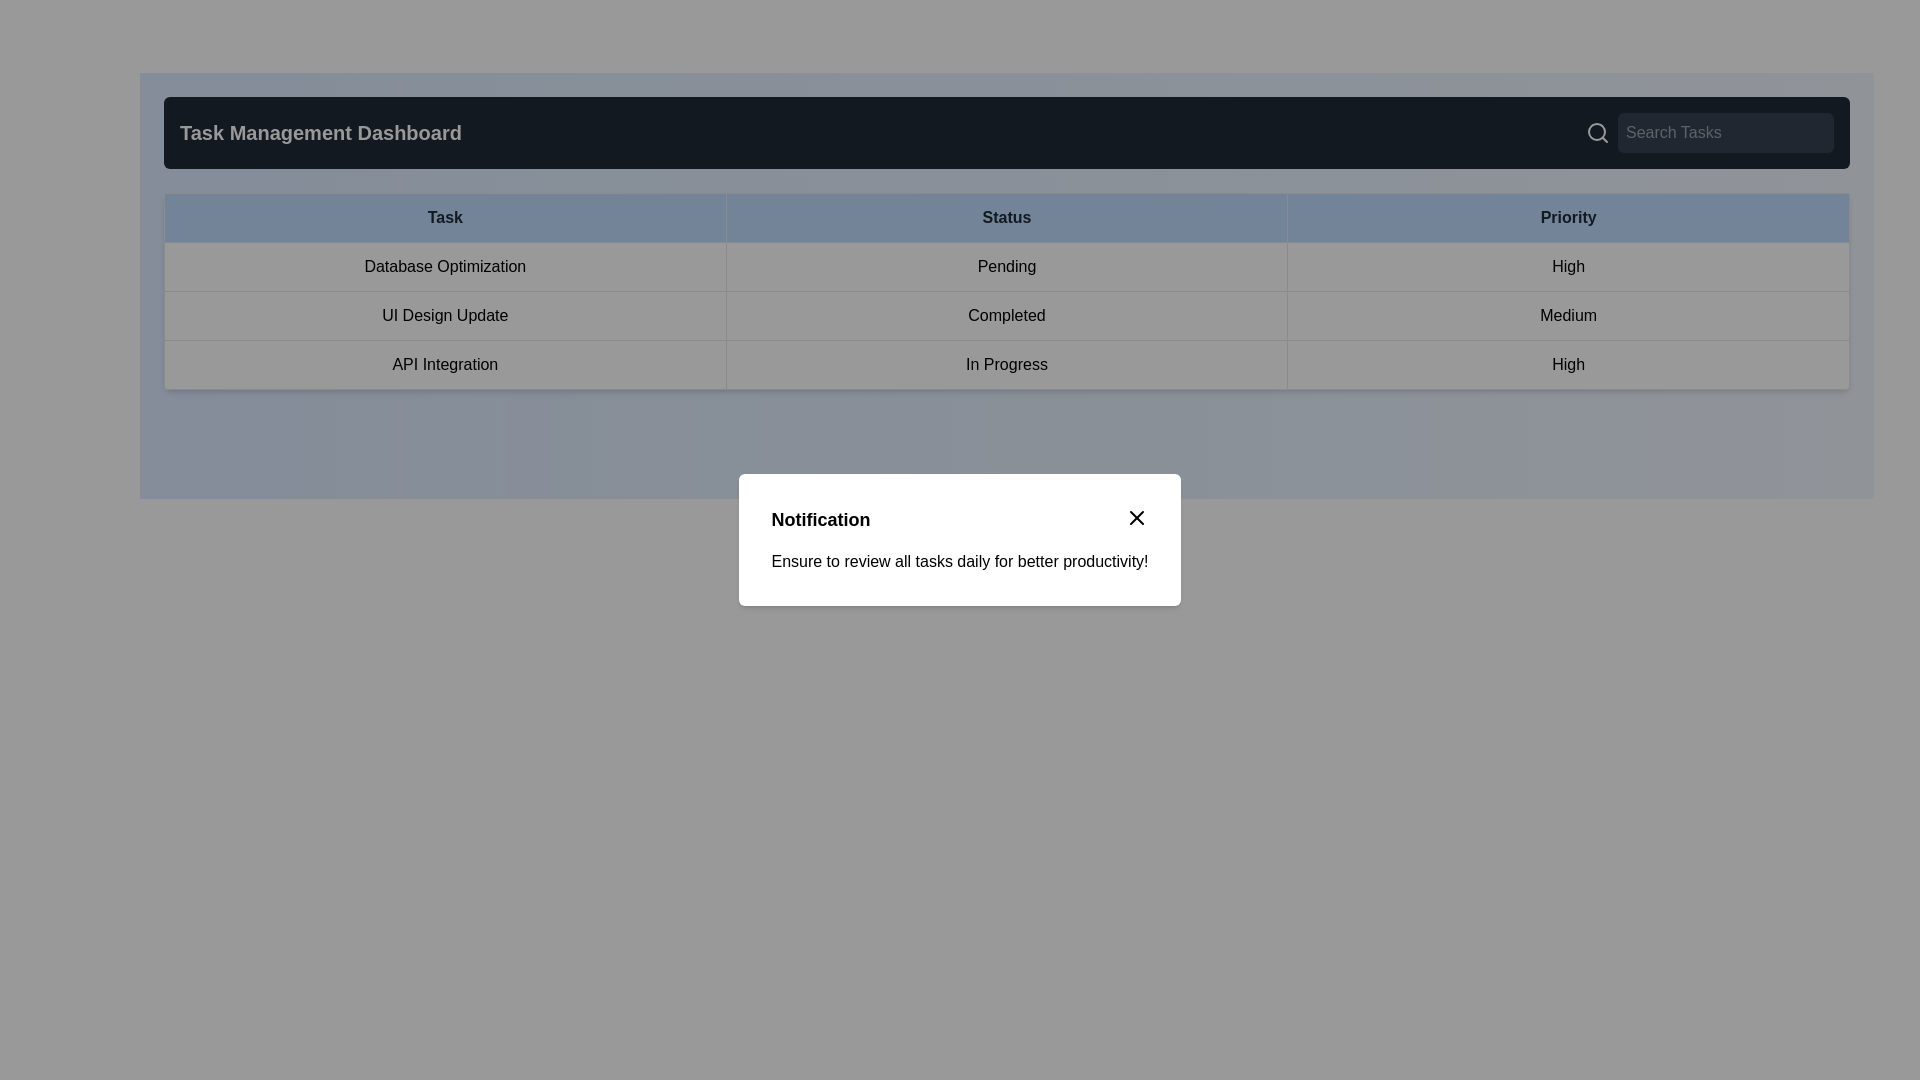  Describe the element at coordinates (820, 519) in the screenshot. I see `the 'Notification' label, which is a bold, large text element located prominently inside a notification popup, aligned with an icon on the right side` at that location.